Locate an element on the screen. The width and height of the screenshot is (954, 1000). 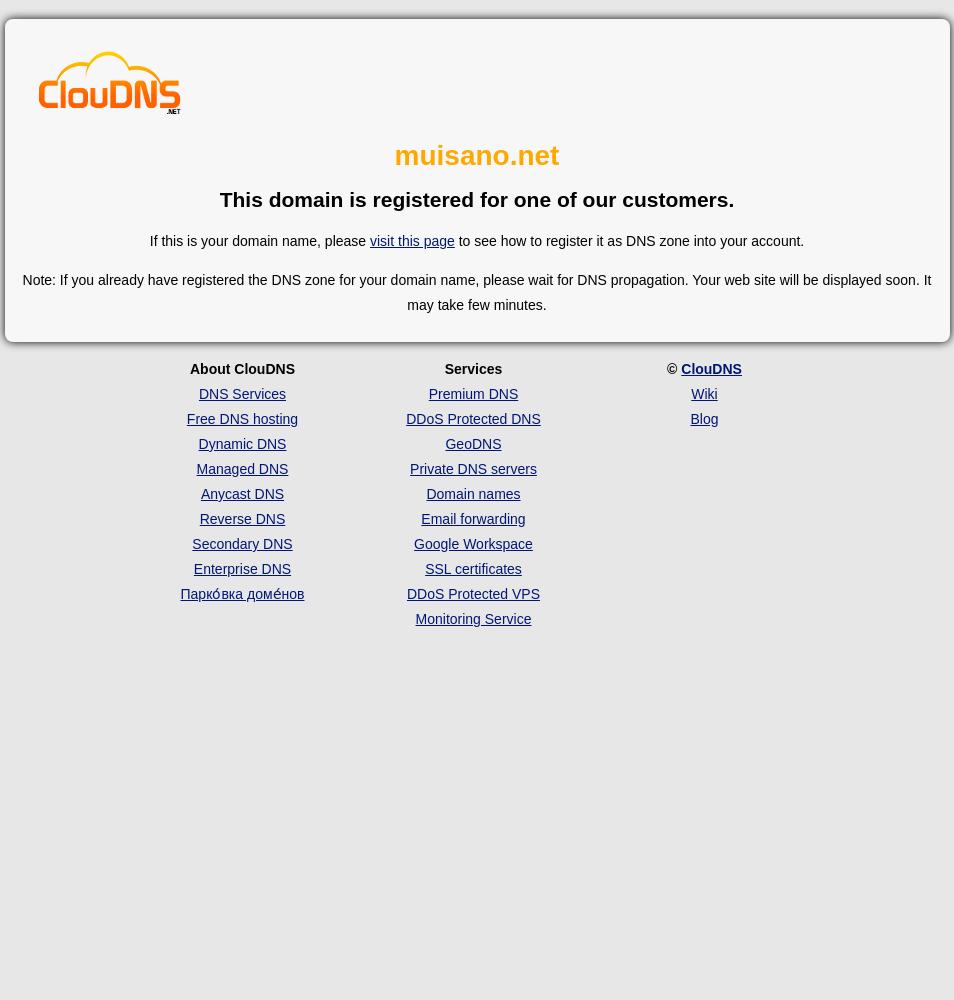
'If this is your domain name, please' is located at coordinates (148, 239).